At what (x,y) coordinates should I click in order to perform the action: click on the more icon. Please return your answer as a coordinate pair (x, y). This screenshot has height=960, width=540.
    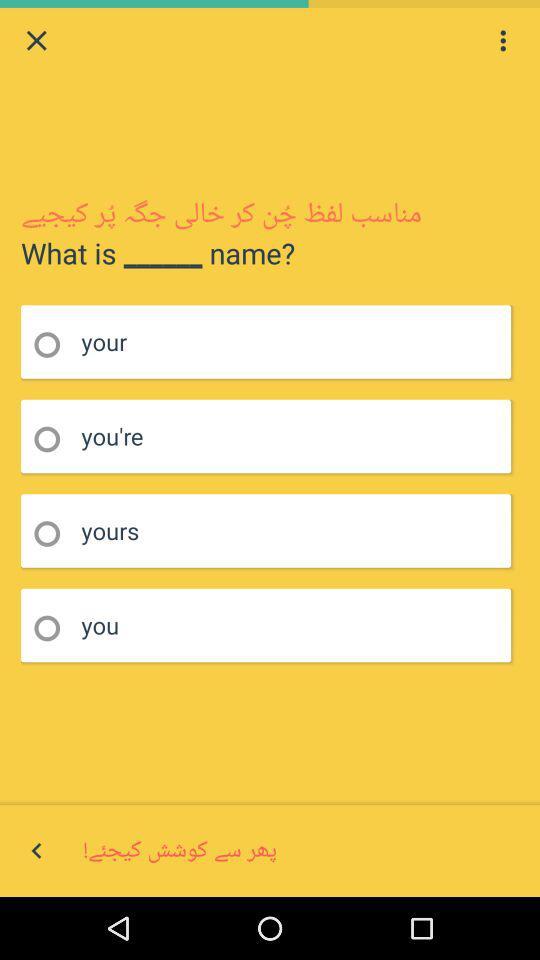
    Looking at the image, I should click on (502, 42).